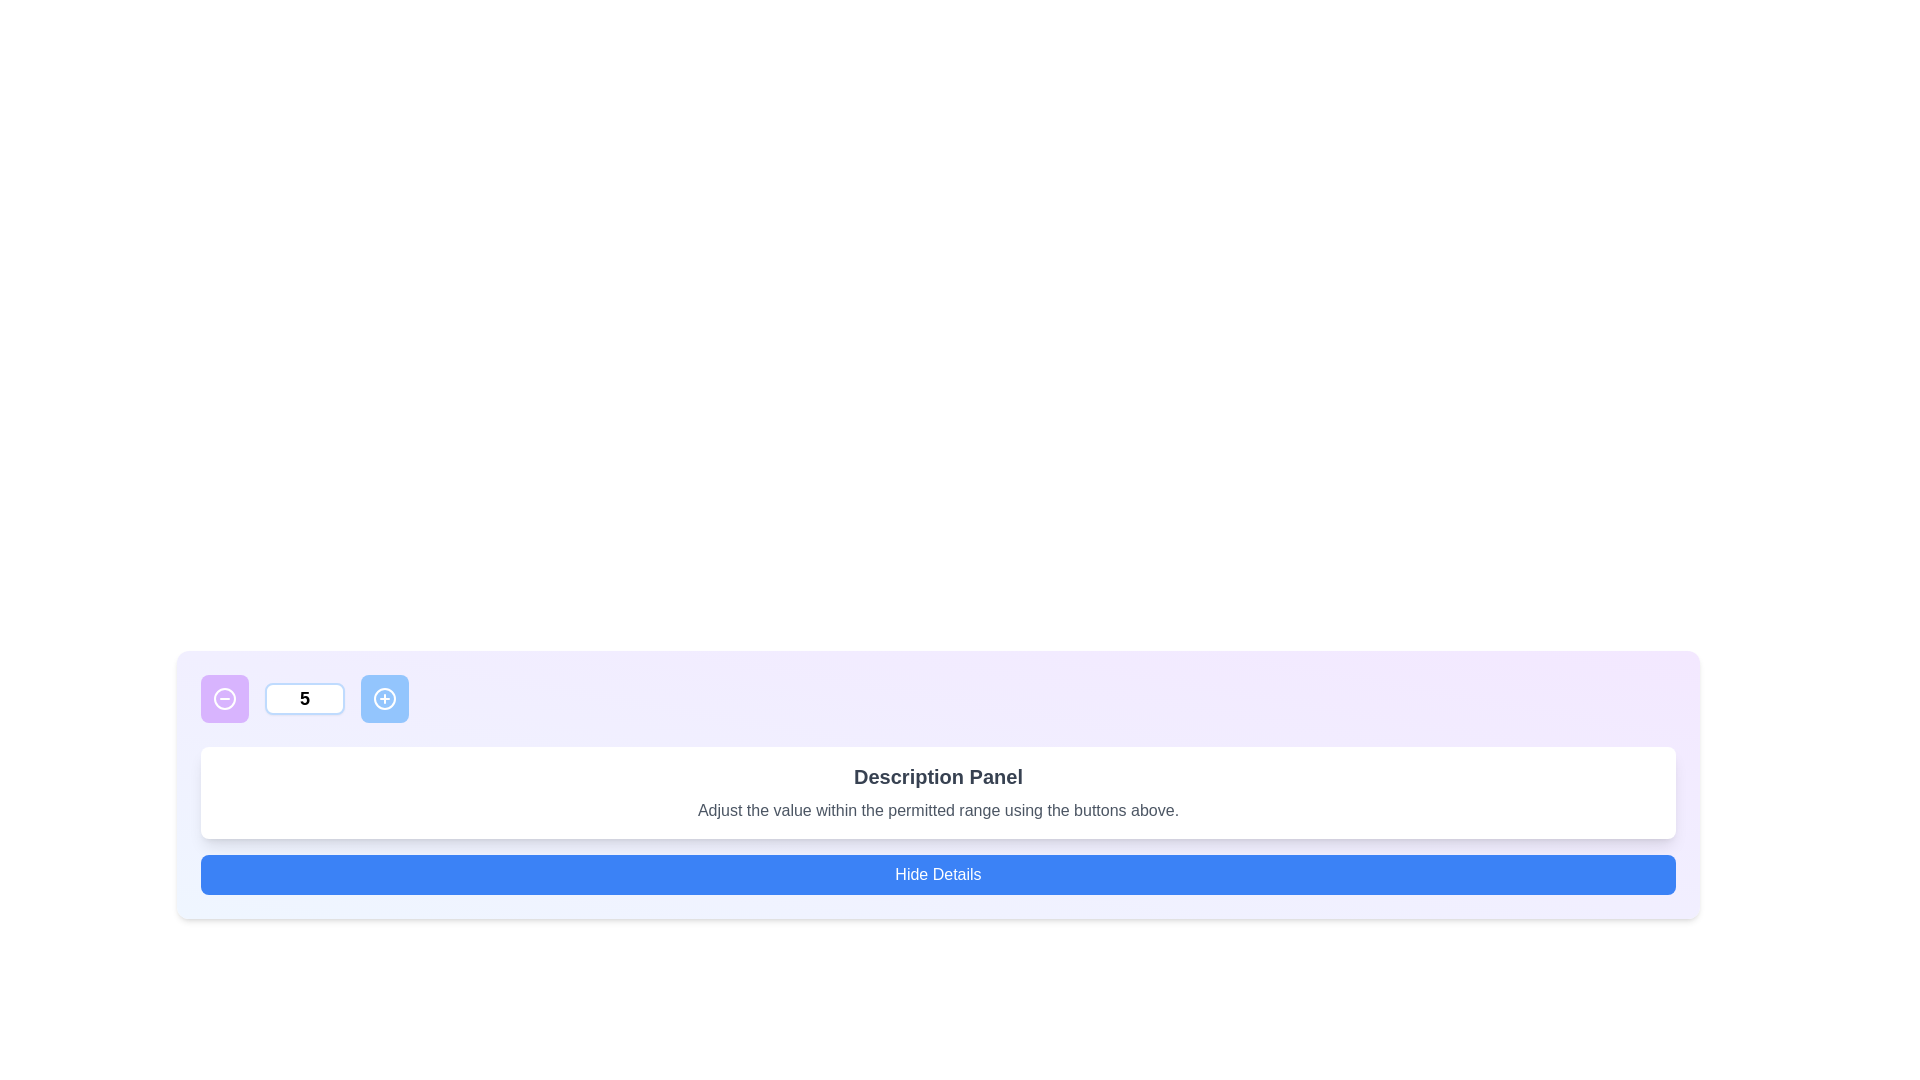  I want to click on the circular plus button located at the top-right corner of the control section, so click(384, 697).